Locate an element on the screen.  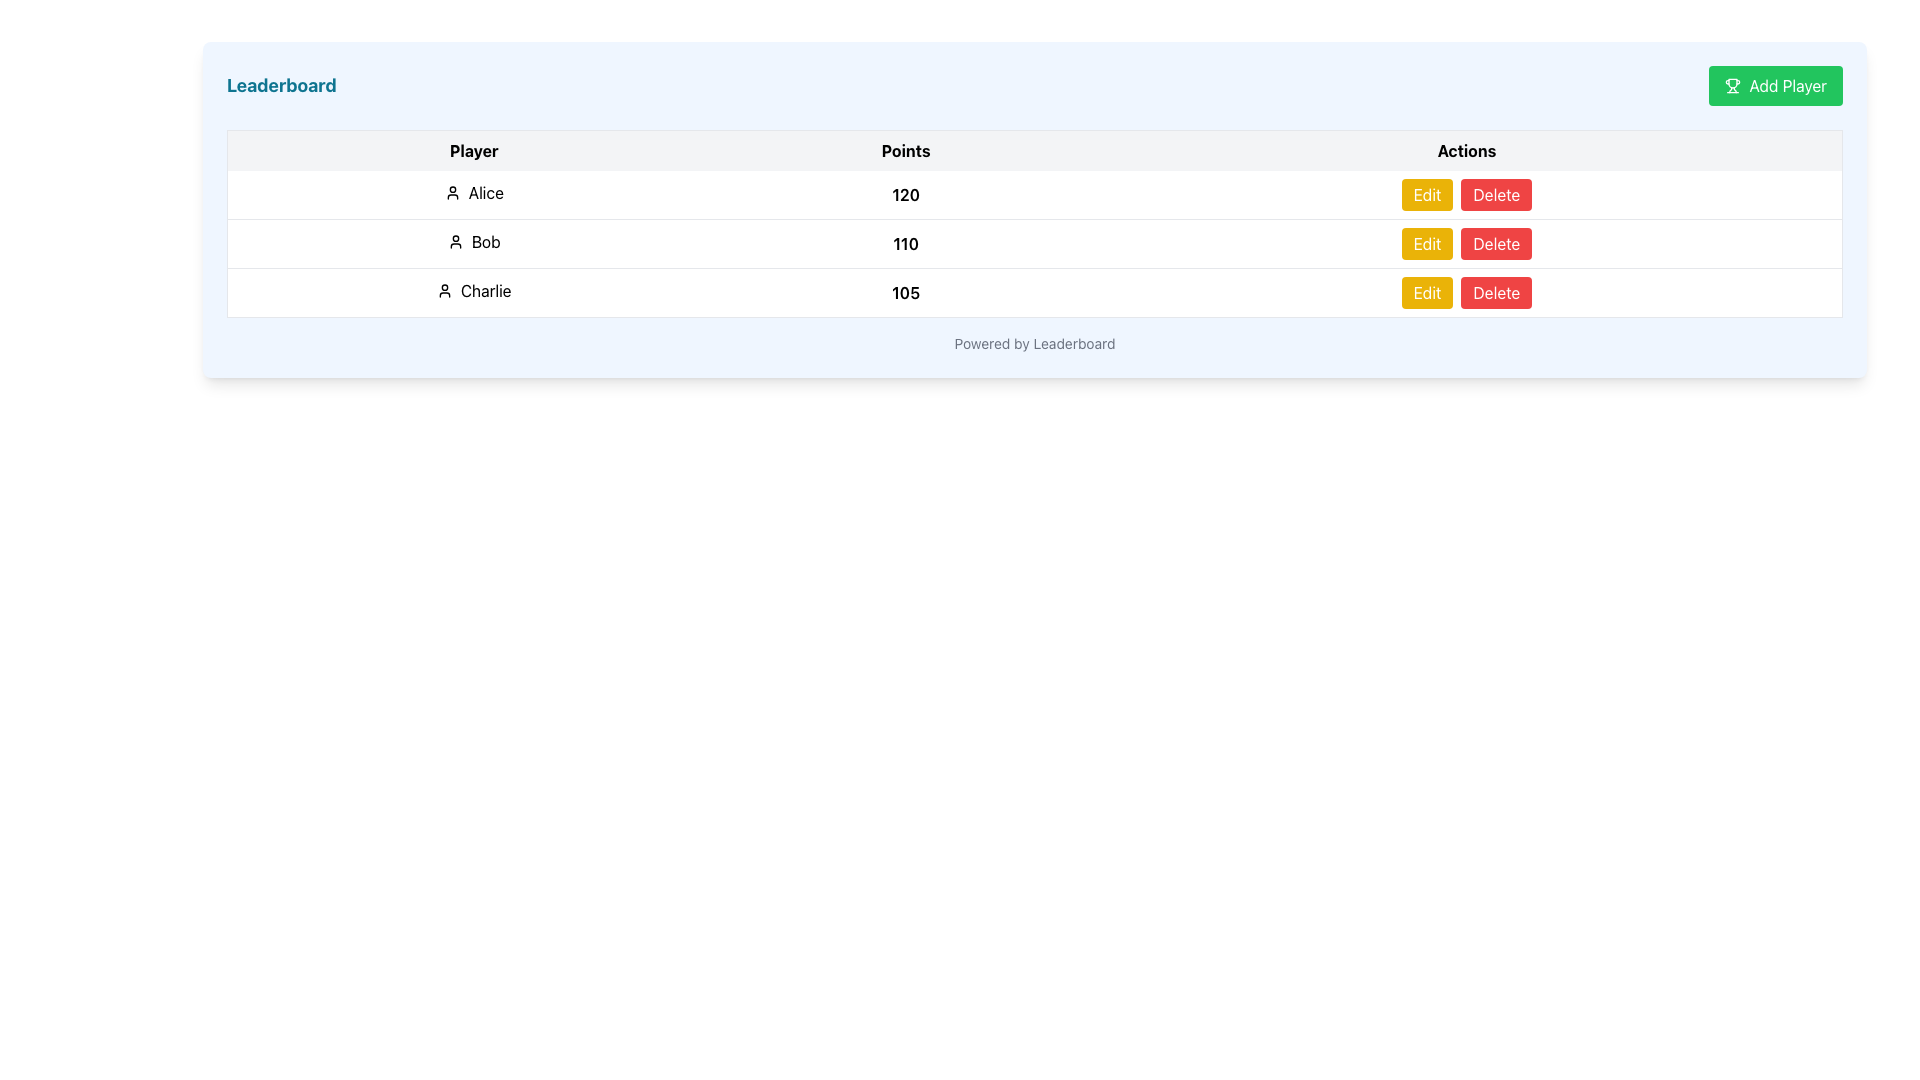
the text label displaying the numeric value '105' in the 'Points' column of the leaderboard table, which is aligned with the player name 'Charlie' is located at coordinates (905, 293).